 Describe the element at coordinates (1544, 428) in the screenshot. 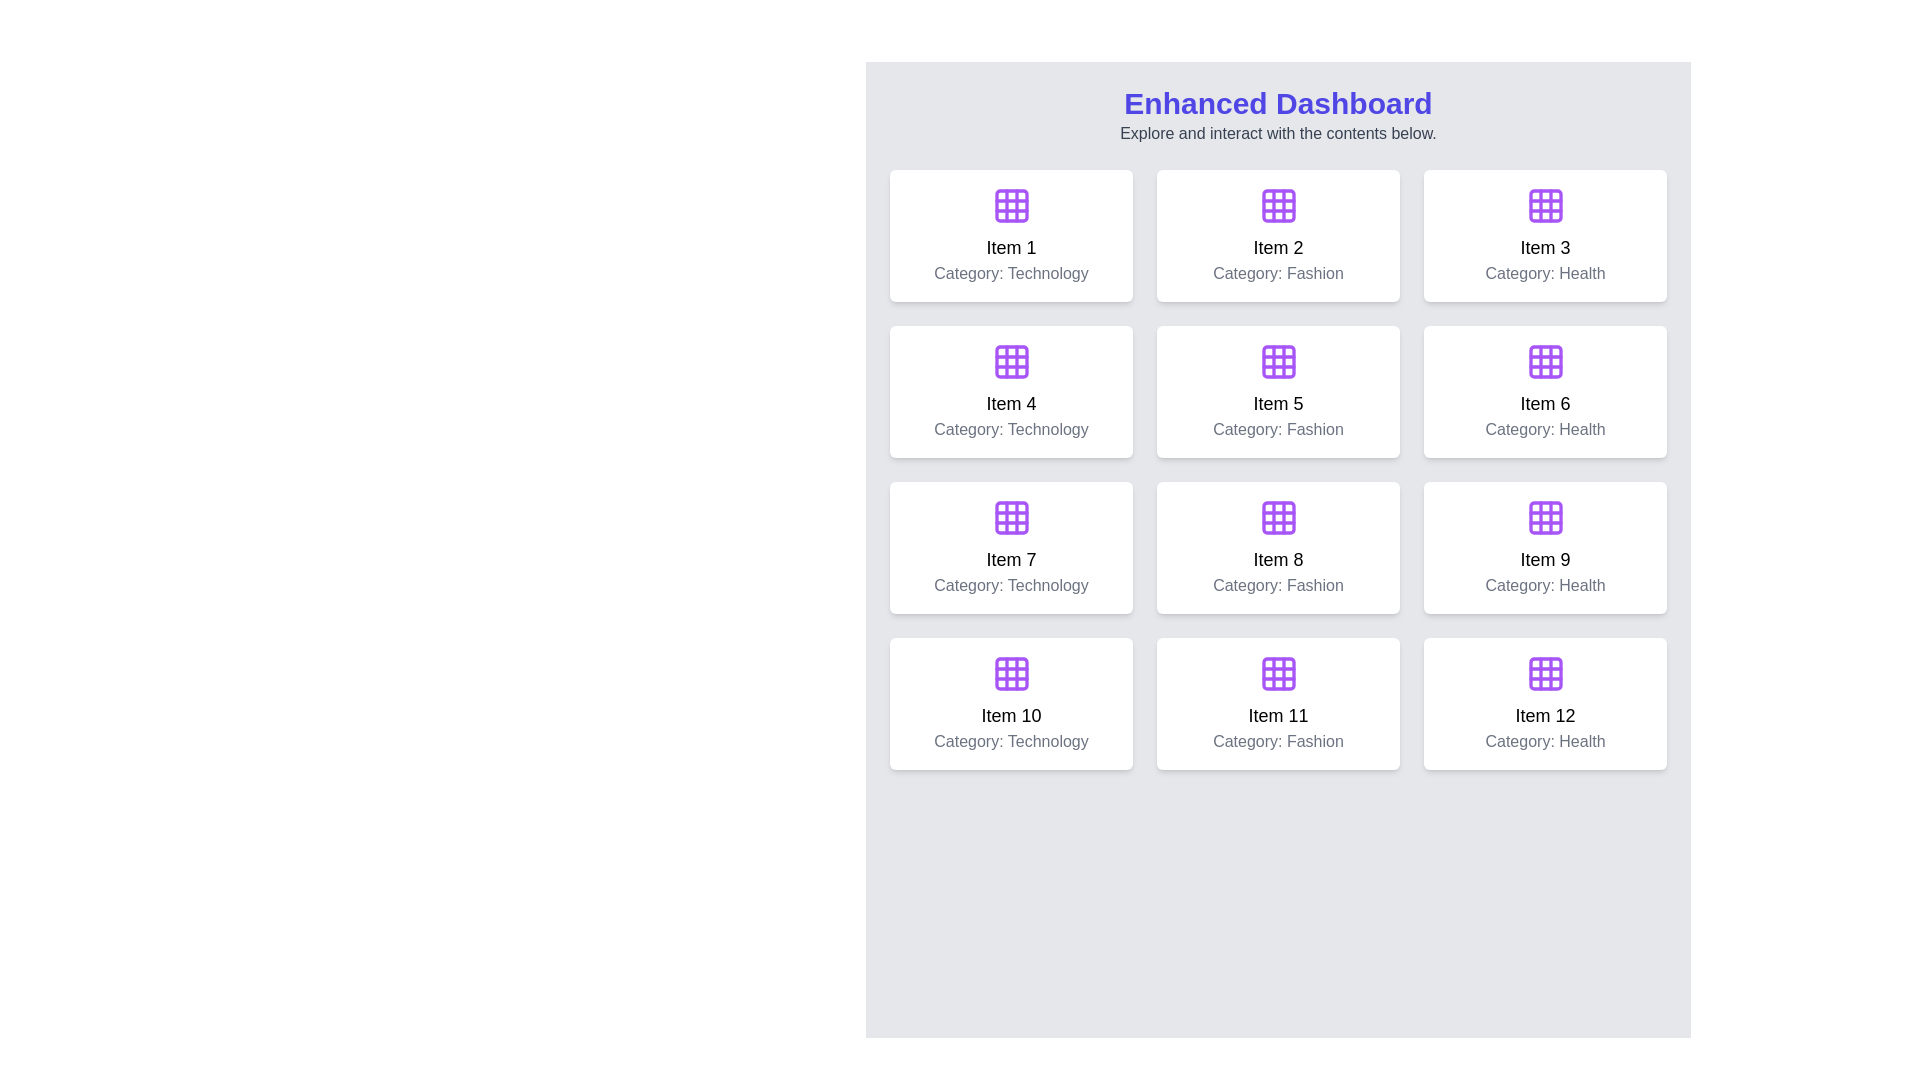

I see `the text label displaying 'Category: Health', which is centered within the card labeled 'Item 6'` at that location.